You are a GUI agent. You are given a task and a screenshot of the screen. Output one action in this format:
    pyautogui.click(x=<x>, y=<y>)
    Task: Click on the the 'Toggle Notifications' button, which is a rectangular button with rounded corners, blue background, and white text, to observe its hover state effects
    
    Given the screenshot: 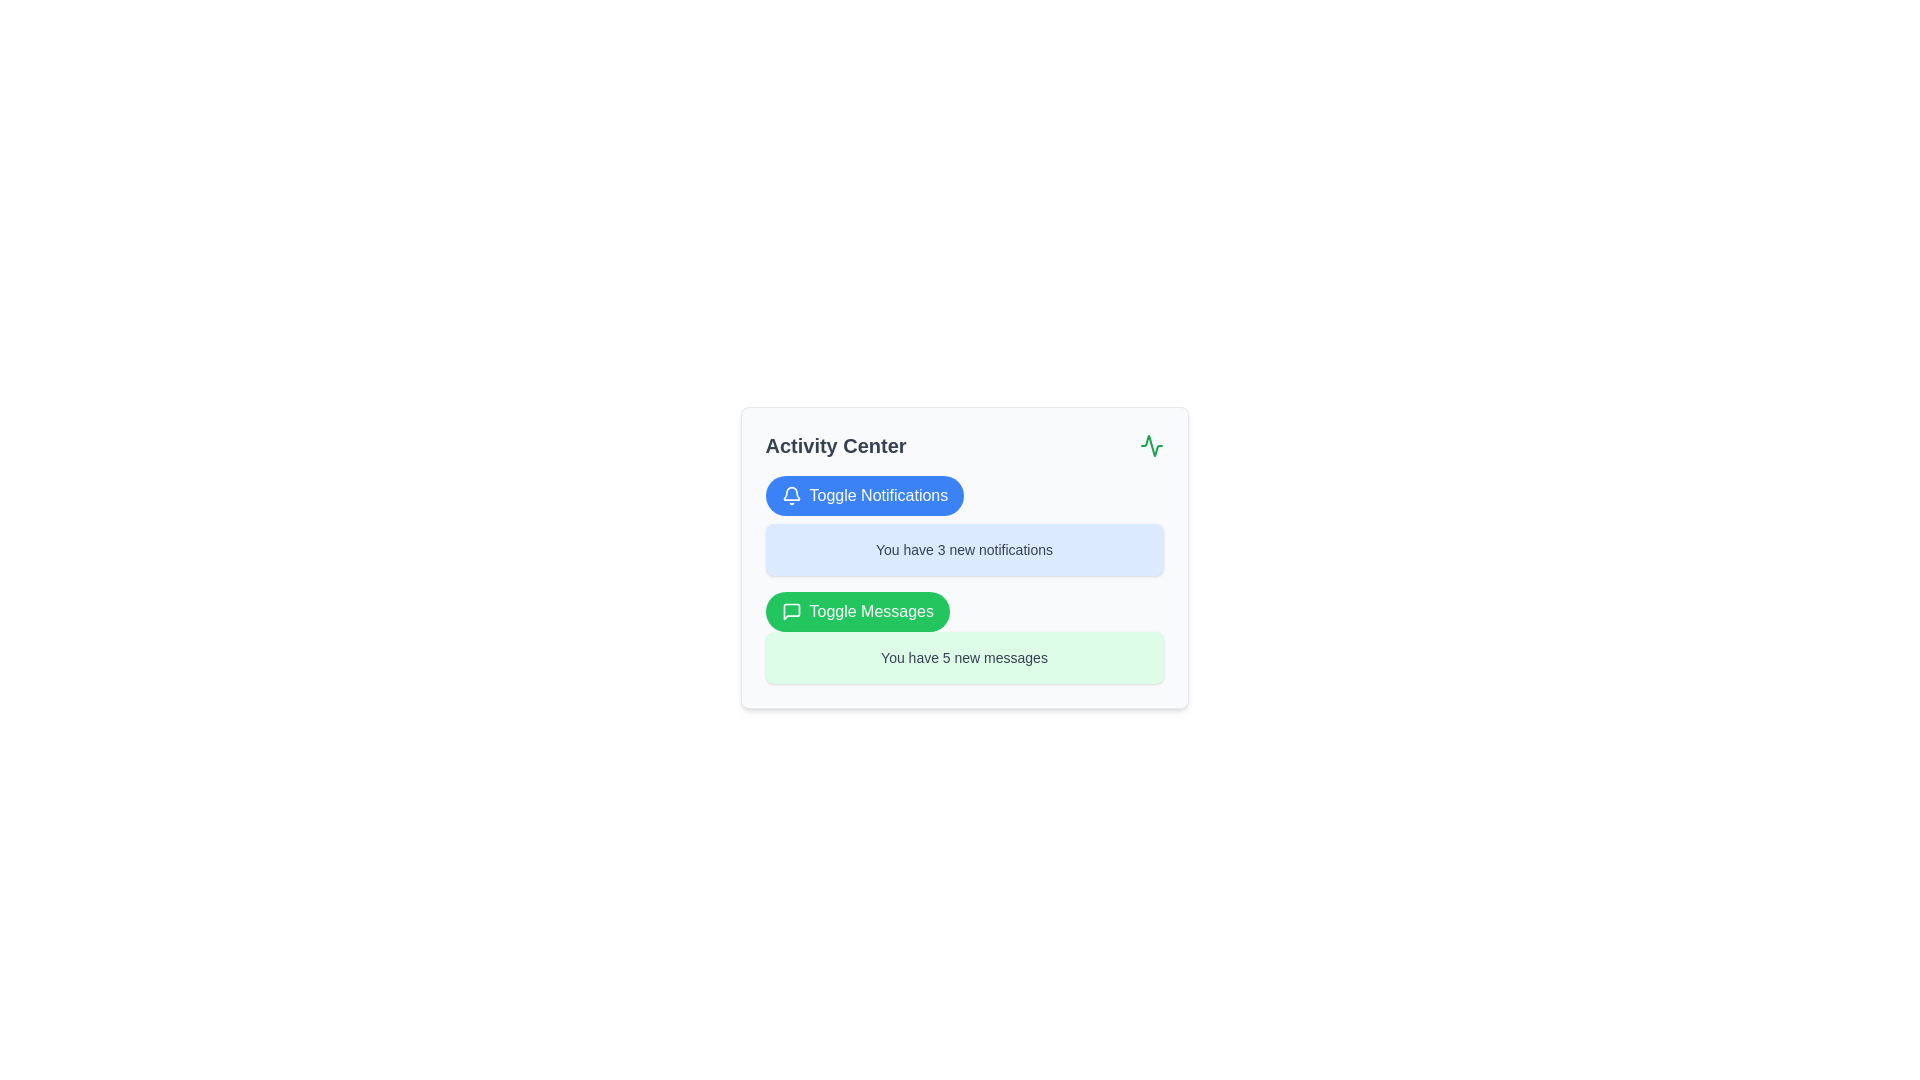 What is the action you would take?
    pyautogui.click(x=864, y=495)
    